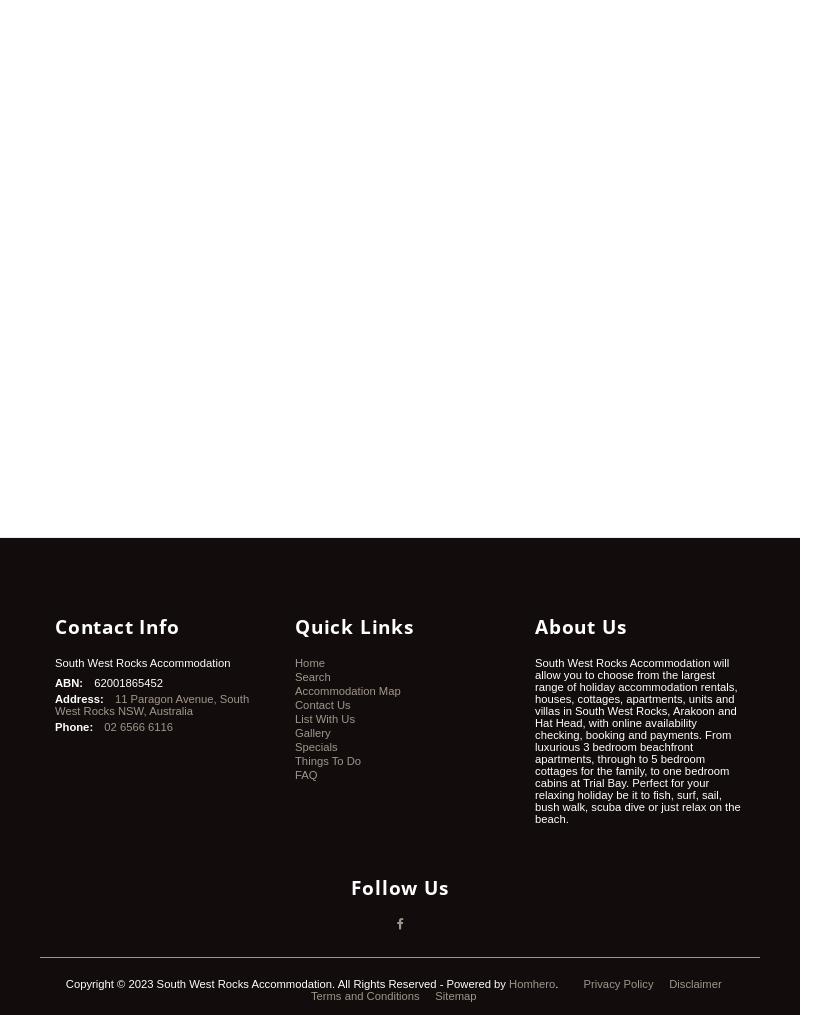  What do you see at coordinates (142, 662) in the screenshot?
I see `'South West Rocks Accommodation'` at bounding box center [142, 662].